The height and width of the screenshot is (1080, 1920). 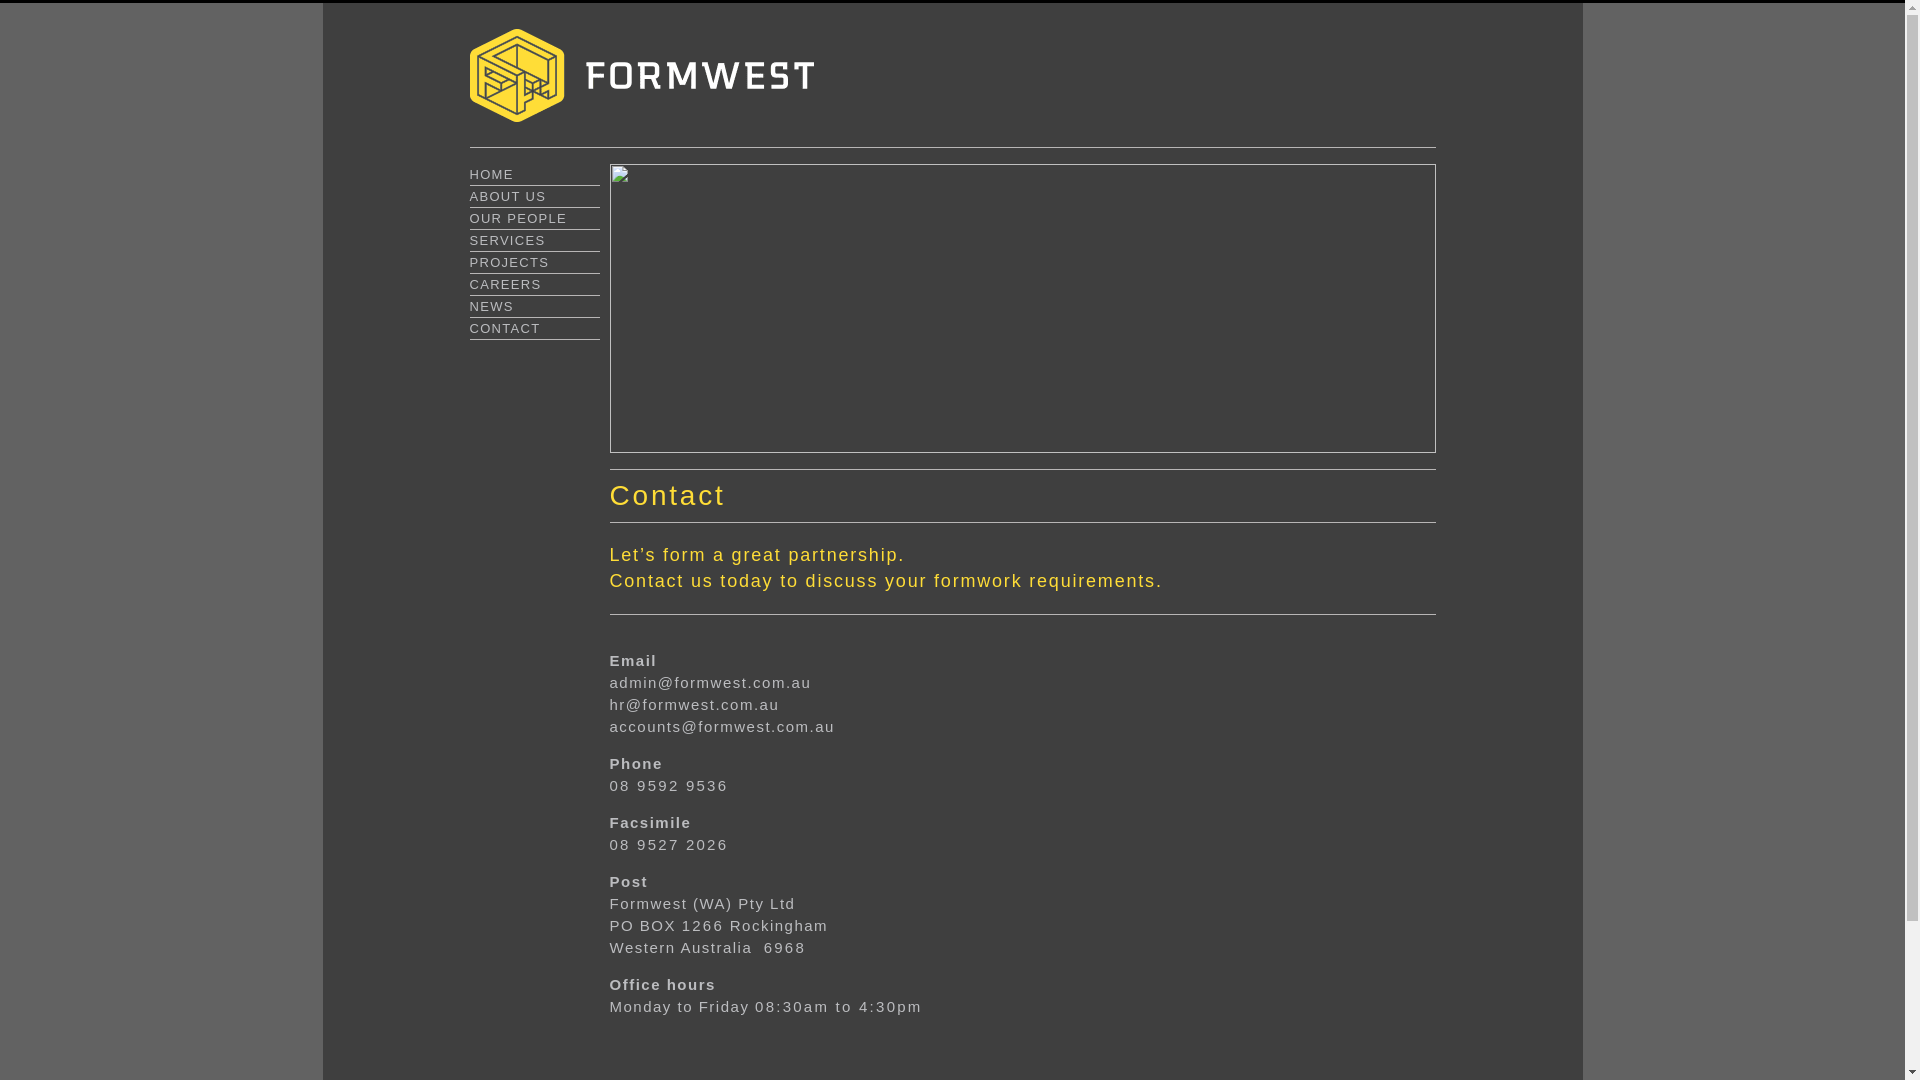 I want to click on '08 9592 9536', so click(x=669, y=784).